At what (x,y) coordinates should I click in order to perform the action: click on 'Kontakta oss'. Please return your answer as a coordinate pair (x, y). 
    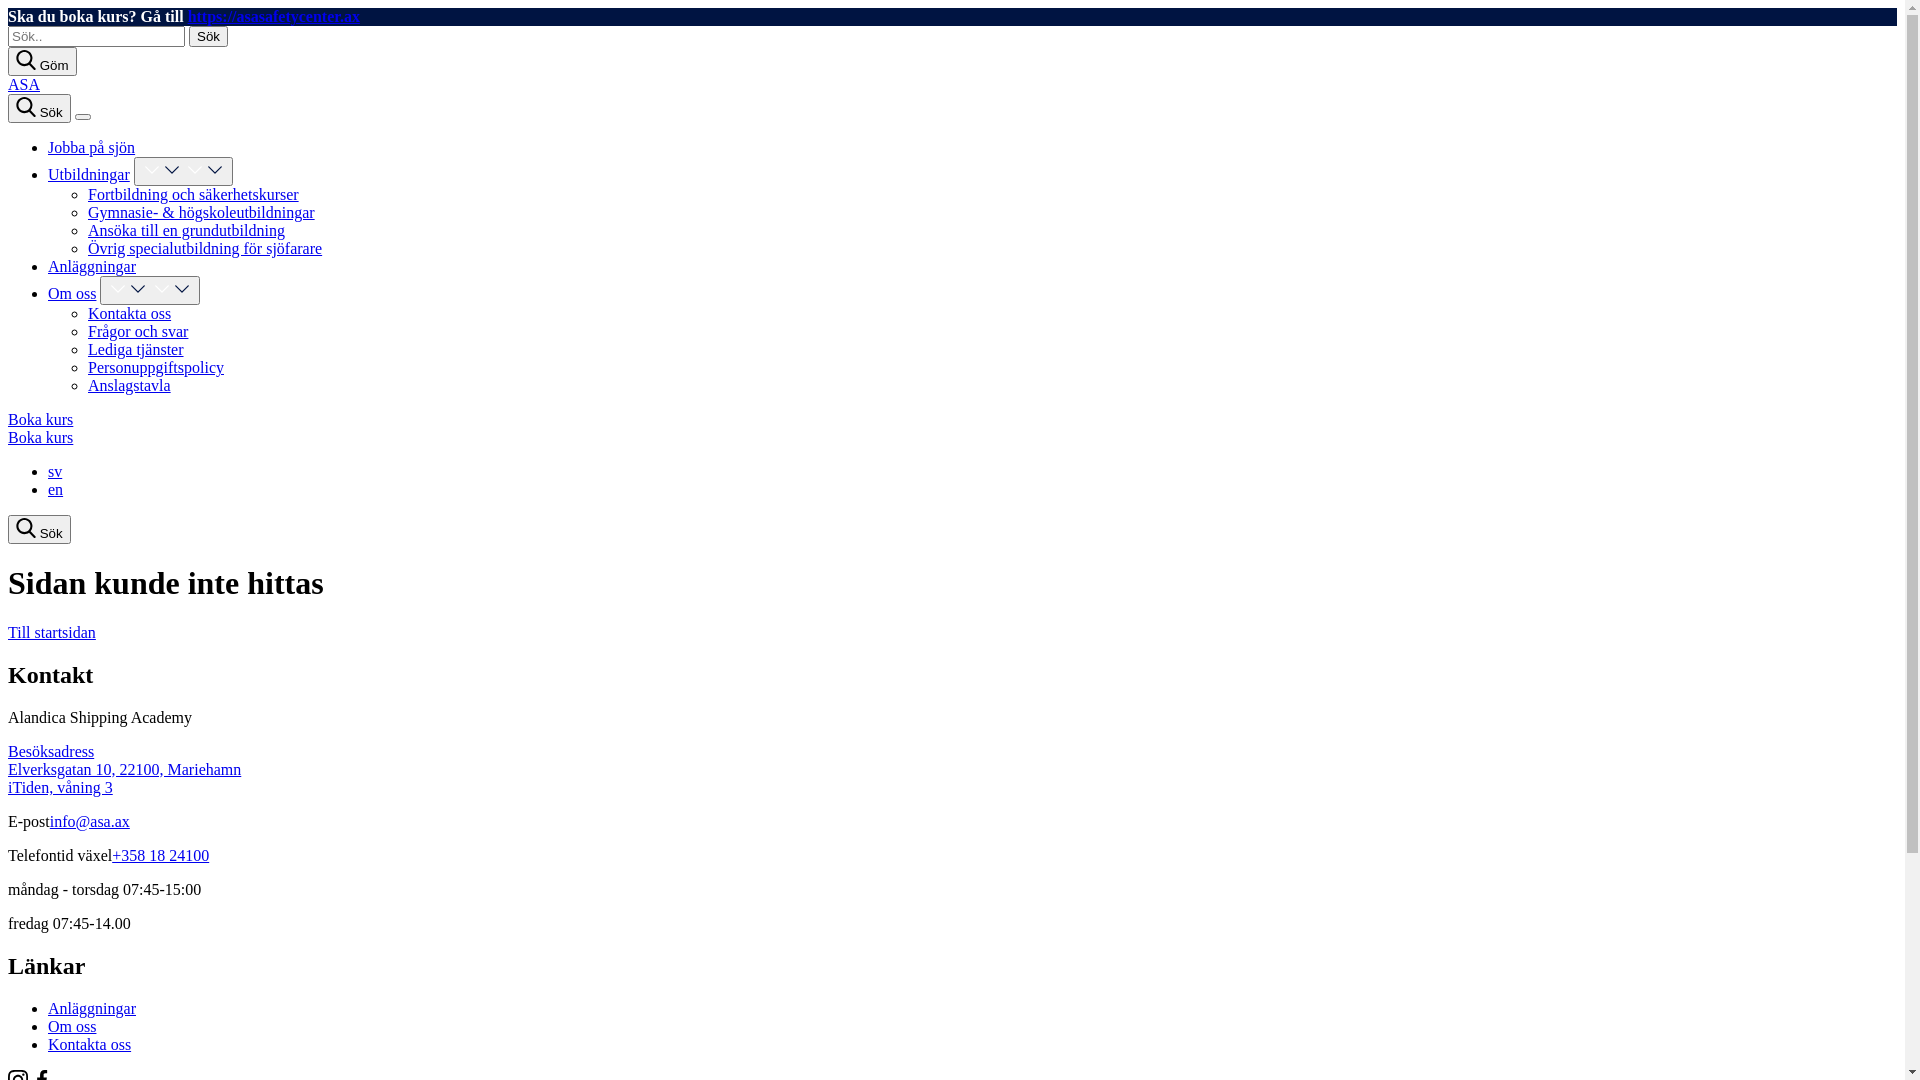
    Looking at the image, I should click on (88, 1043).